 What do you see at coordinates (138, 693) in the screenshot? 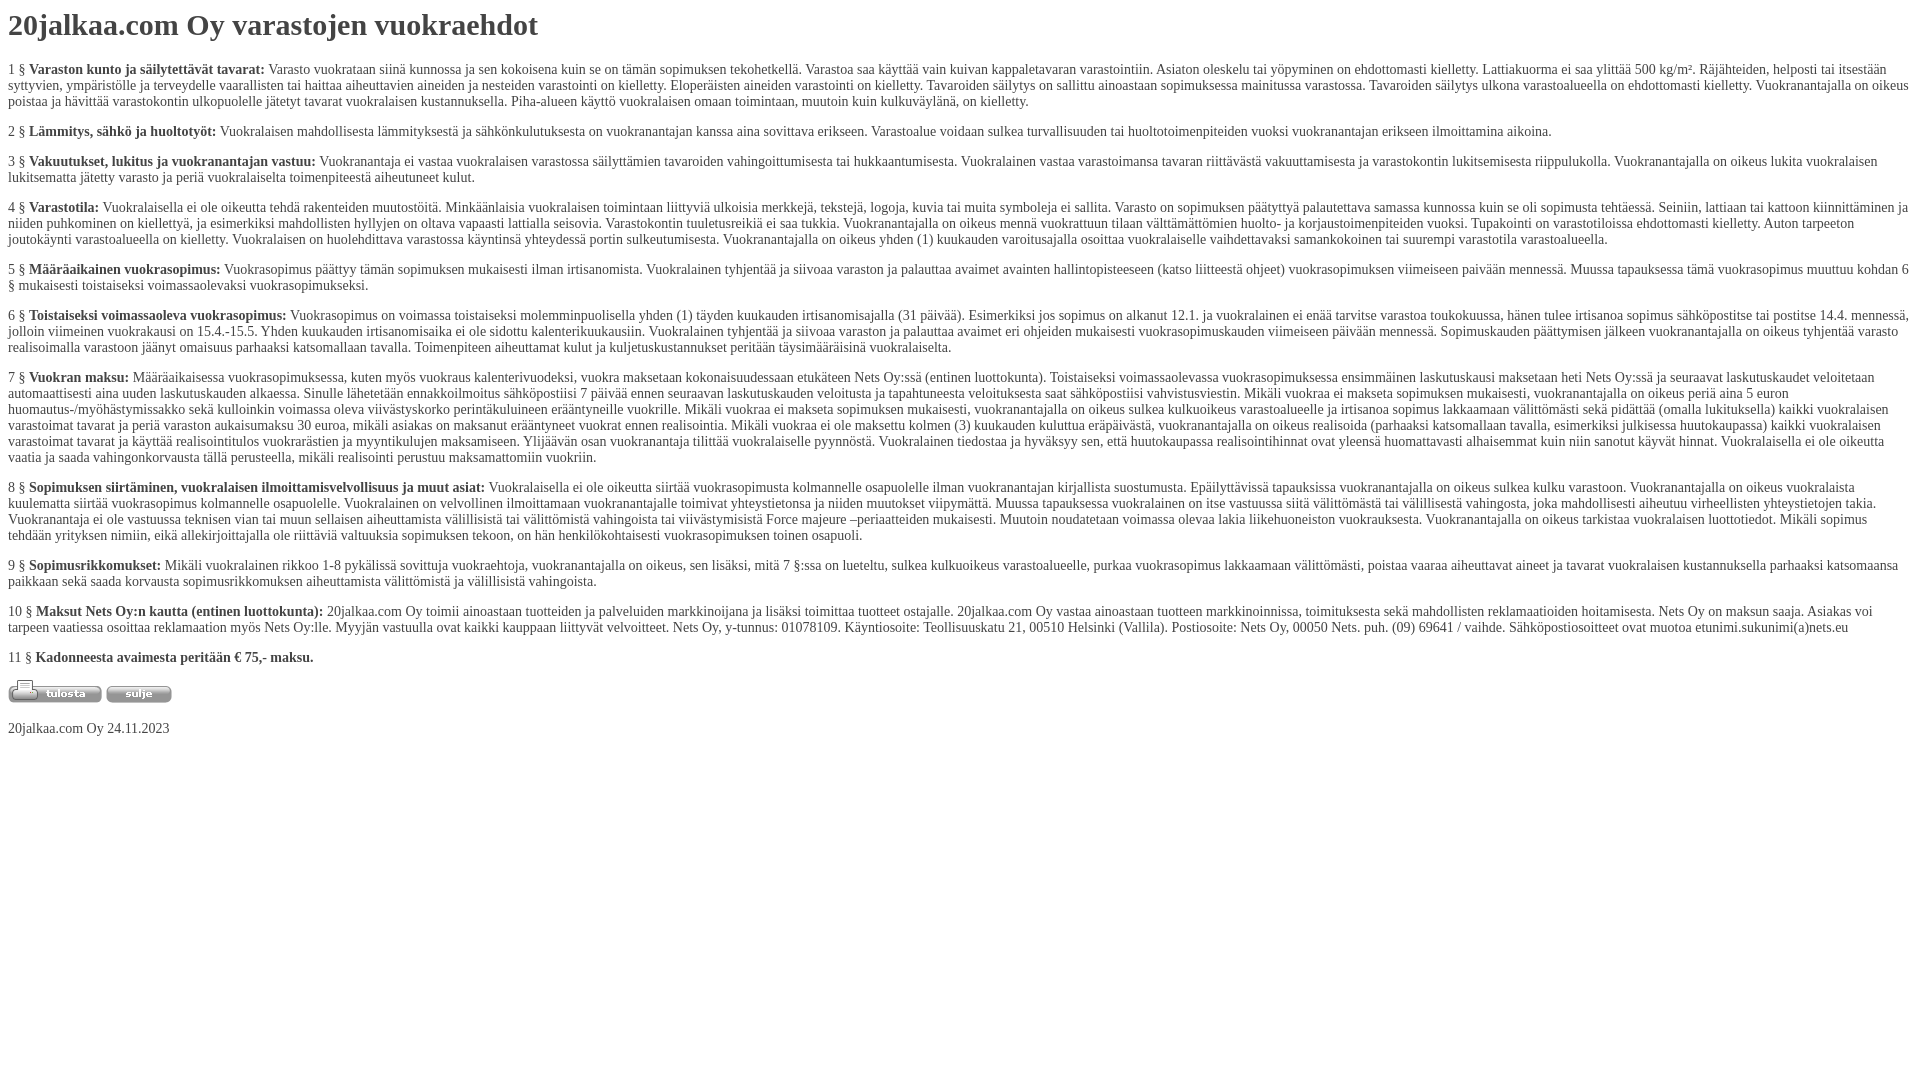
I see `'Sulje'` at bounding box center [138, 693].